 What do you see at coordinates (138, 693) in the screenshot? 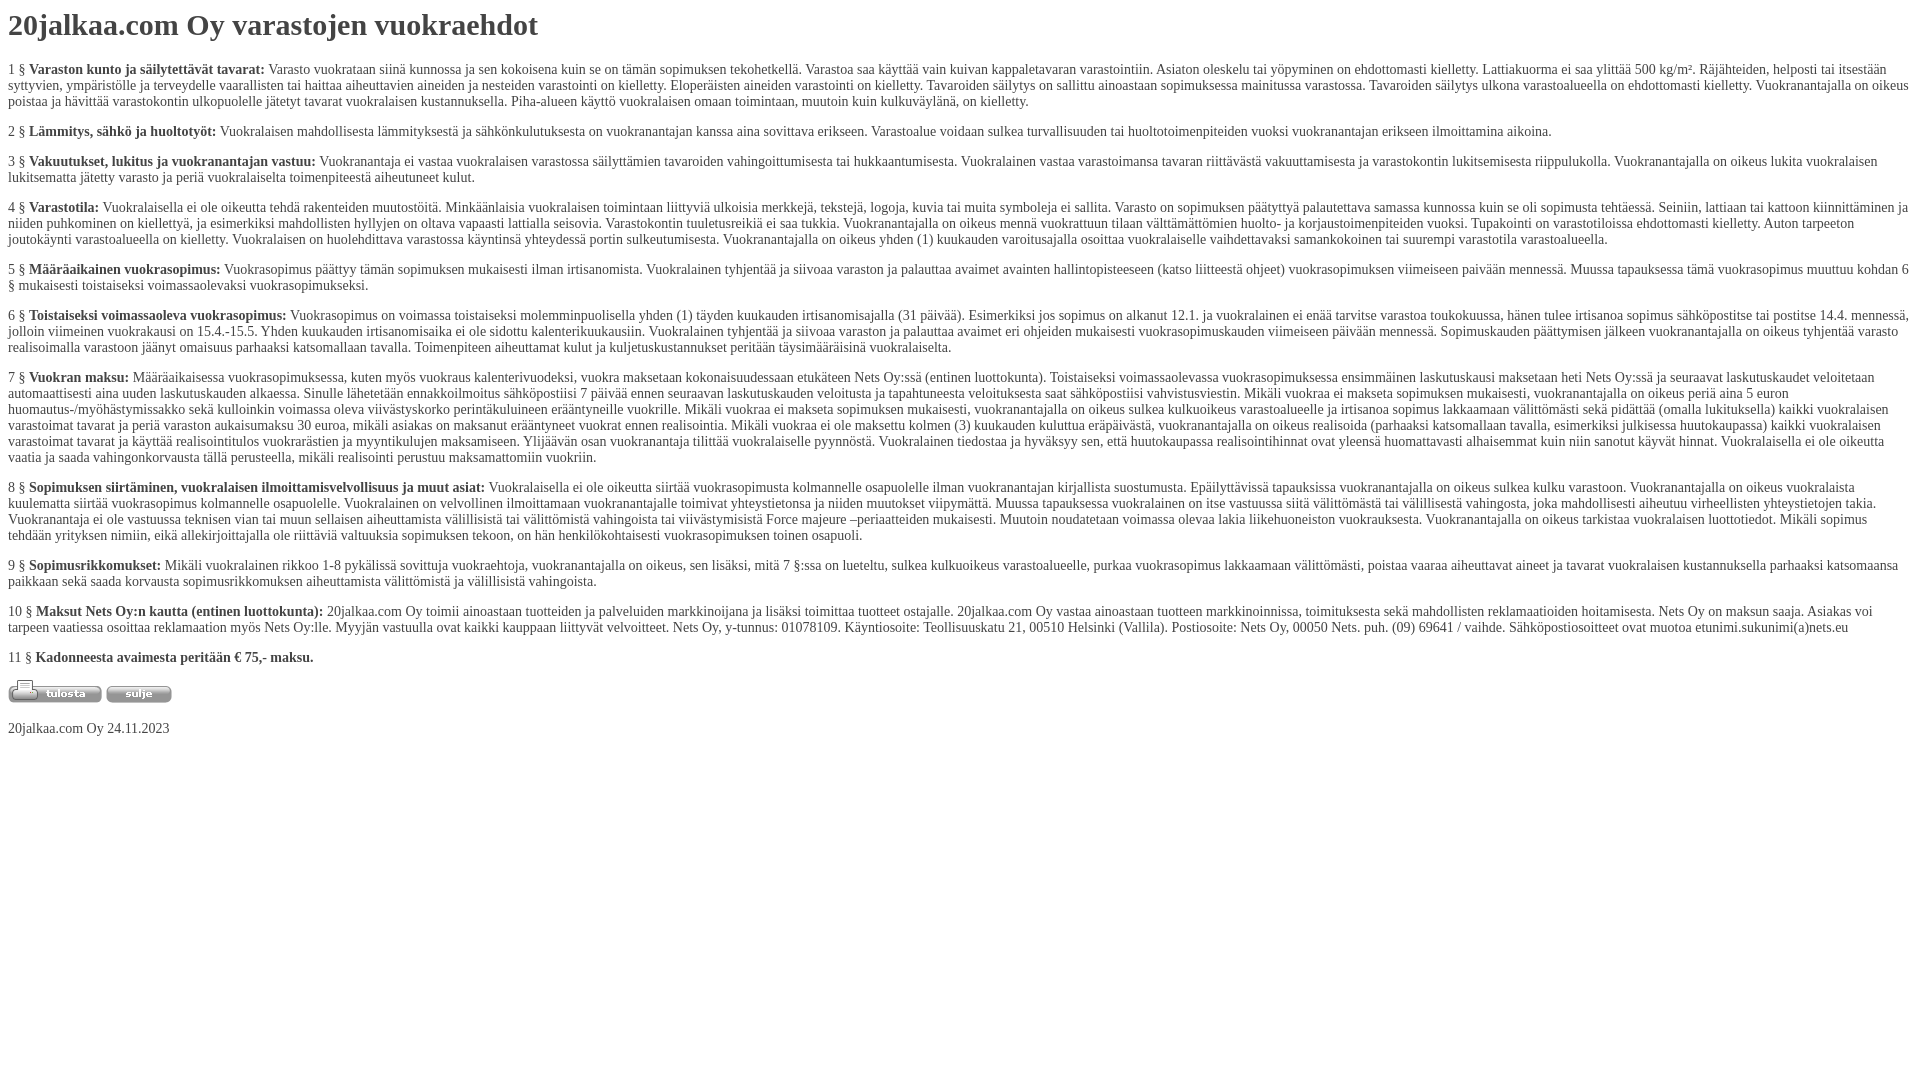
I see `'Sulje'` at bounding box center [138, 693].